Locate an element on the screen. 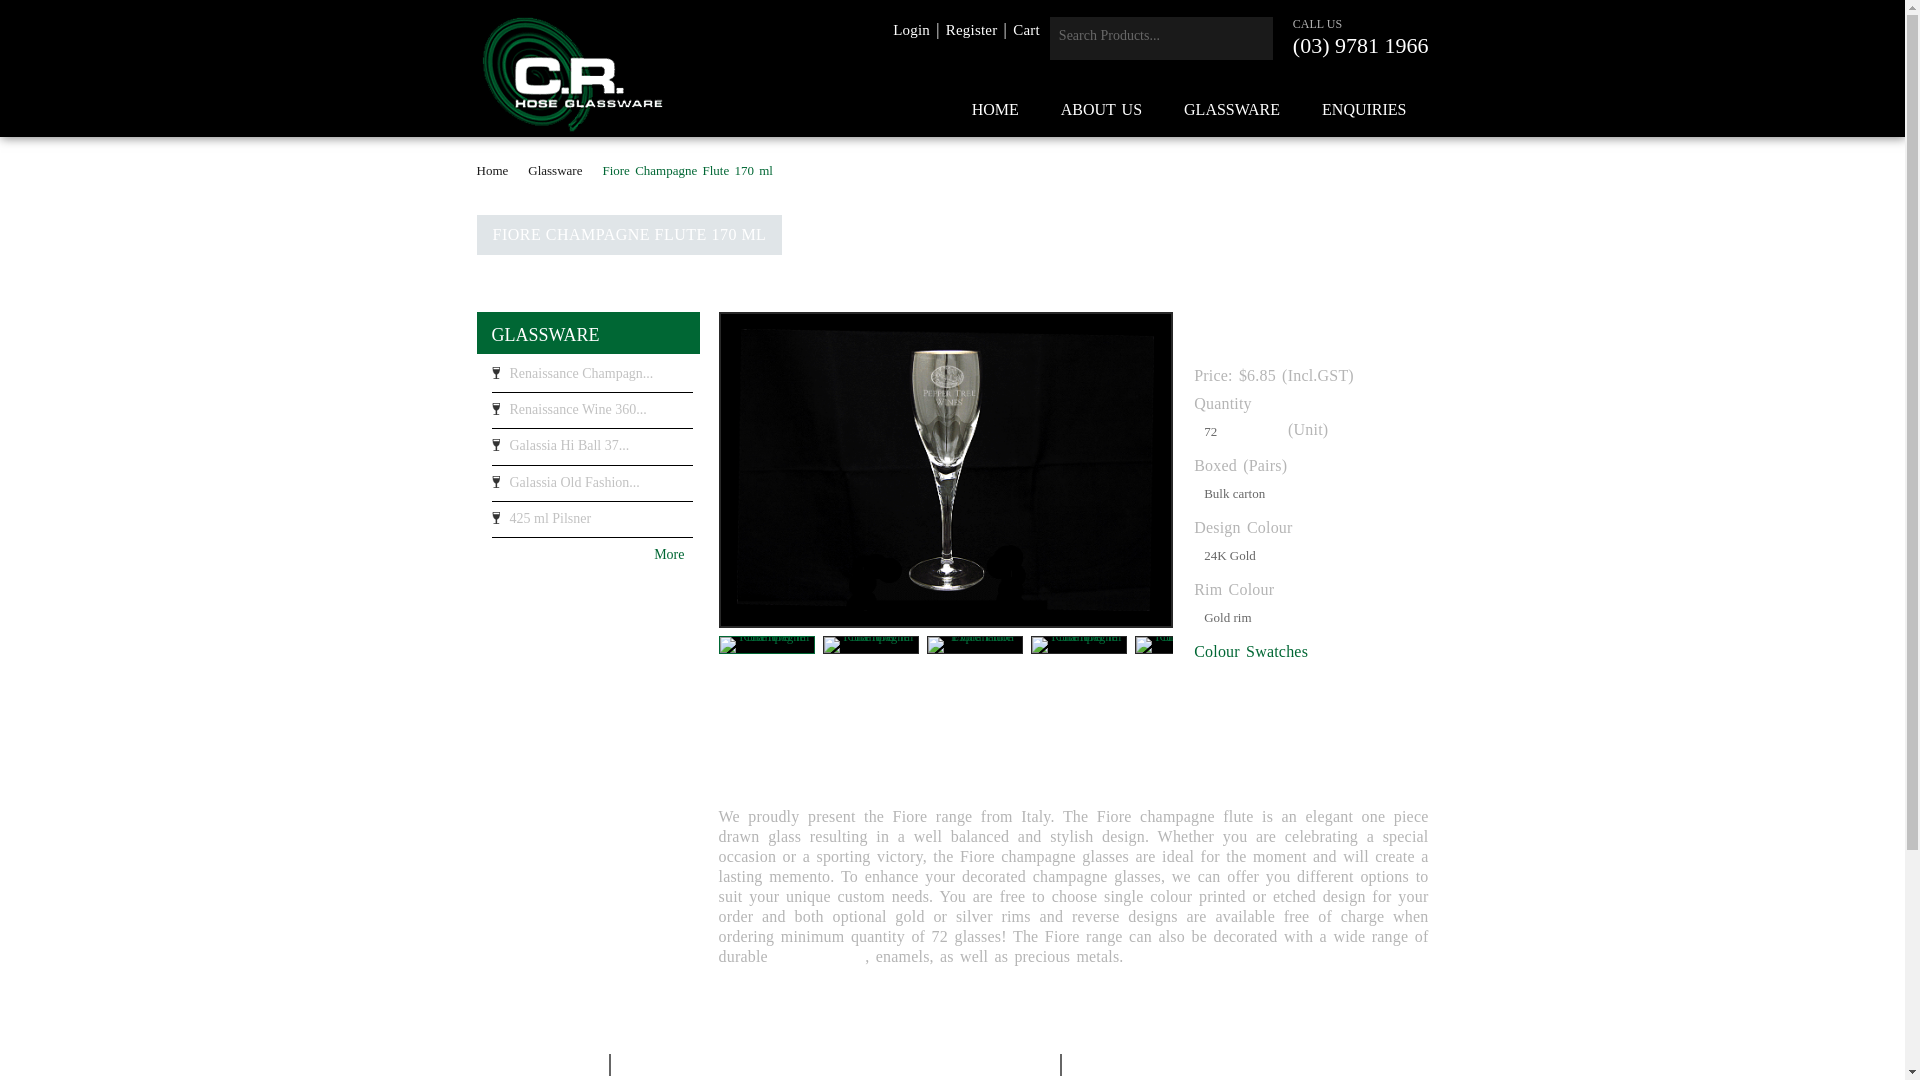 The height and width of the screenshot is (1080, 1920). 'Galassia Old Fashion...' is located at coordinates (591, 488).